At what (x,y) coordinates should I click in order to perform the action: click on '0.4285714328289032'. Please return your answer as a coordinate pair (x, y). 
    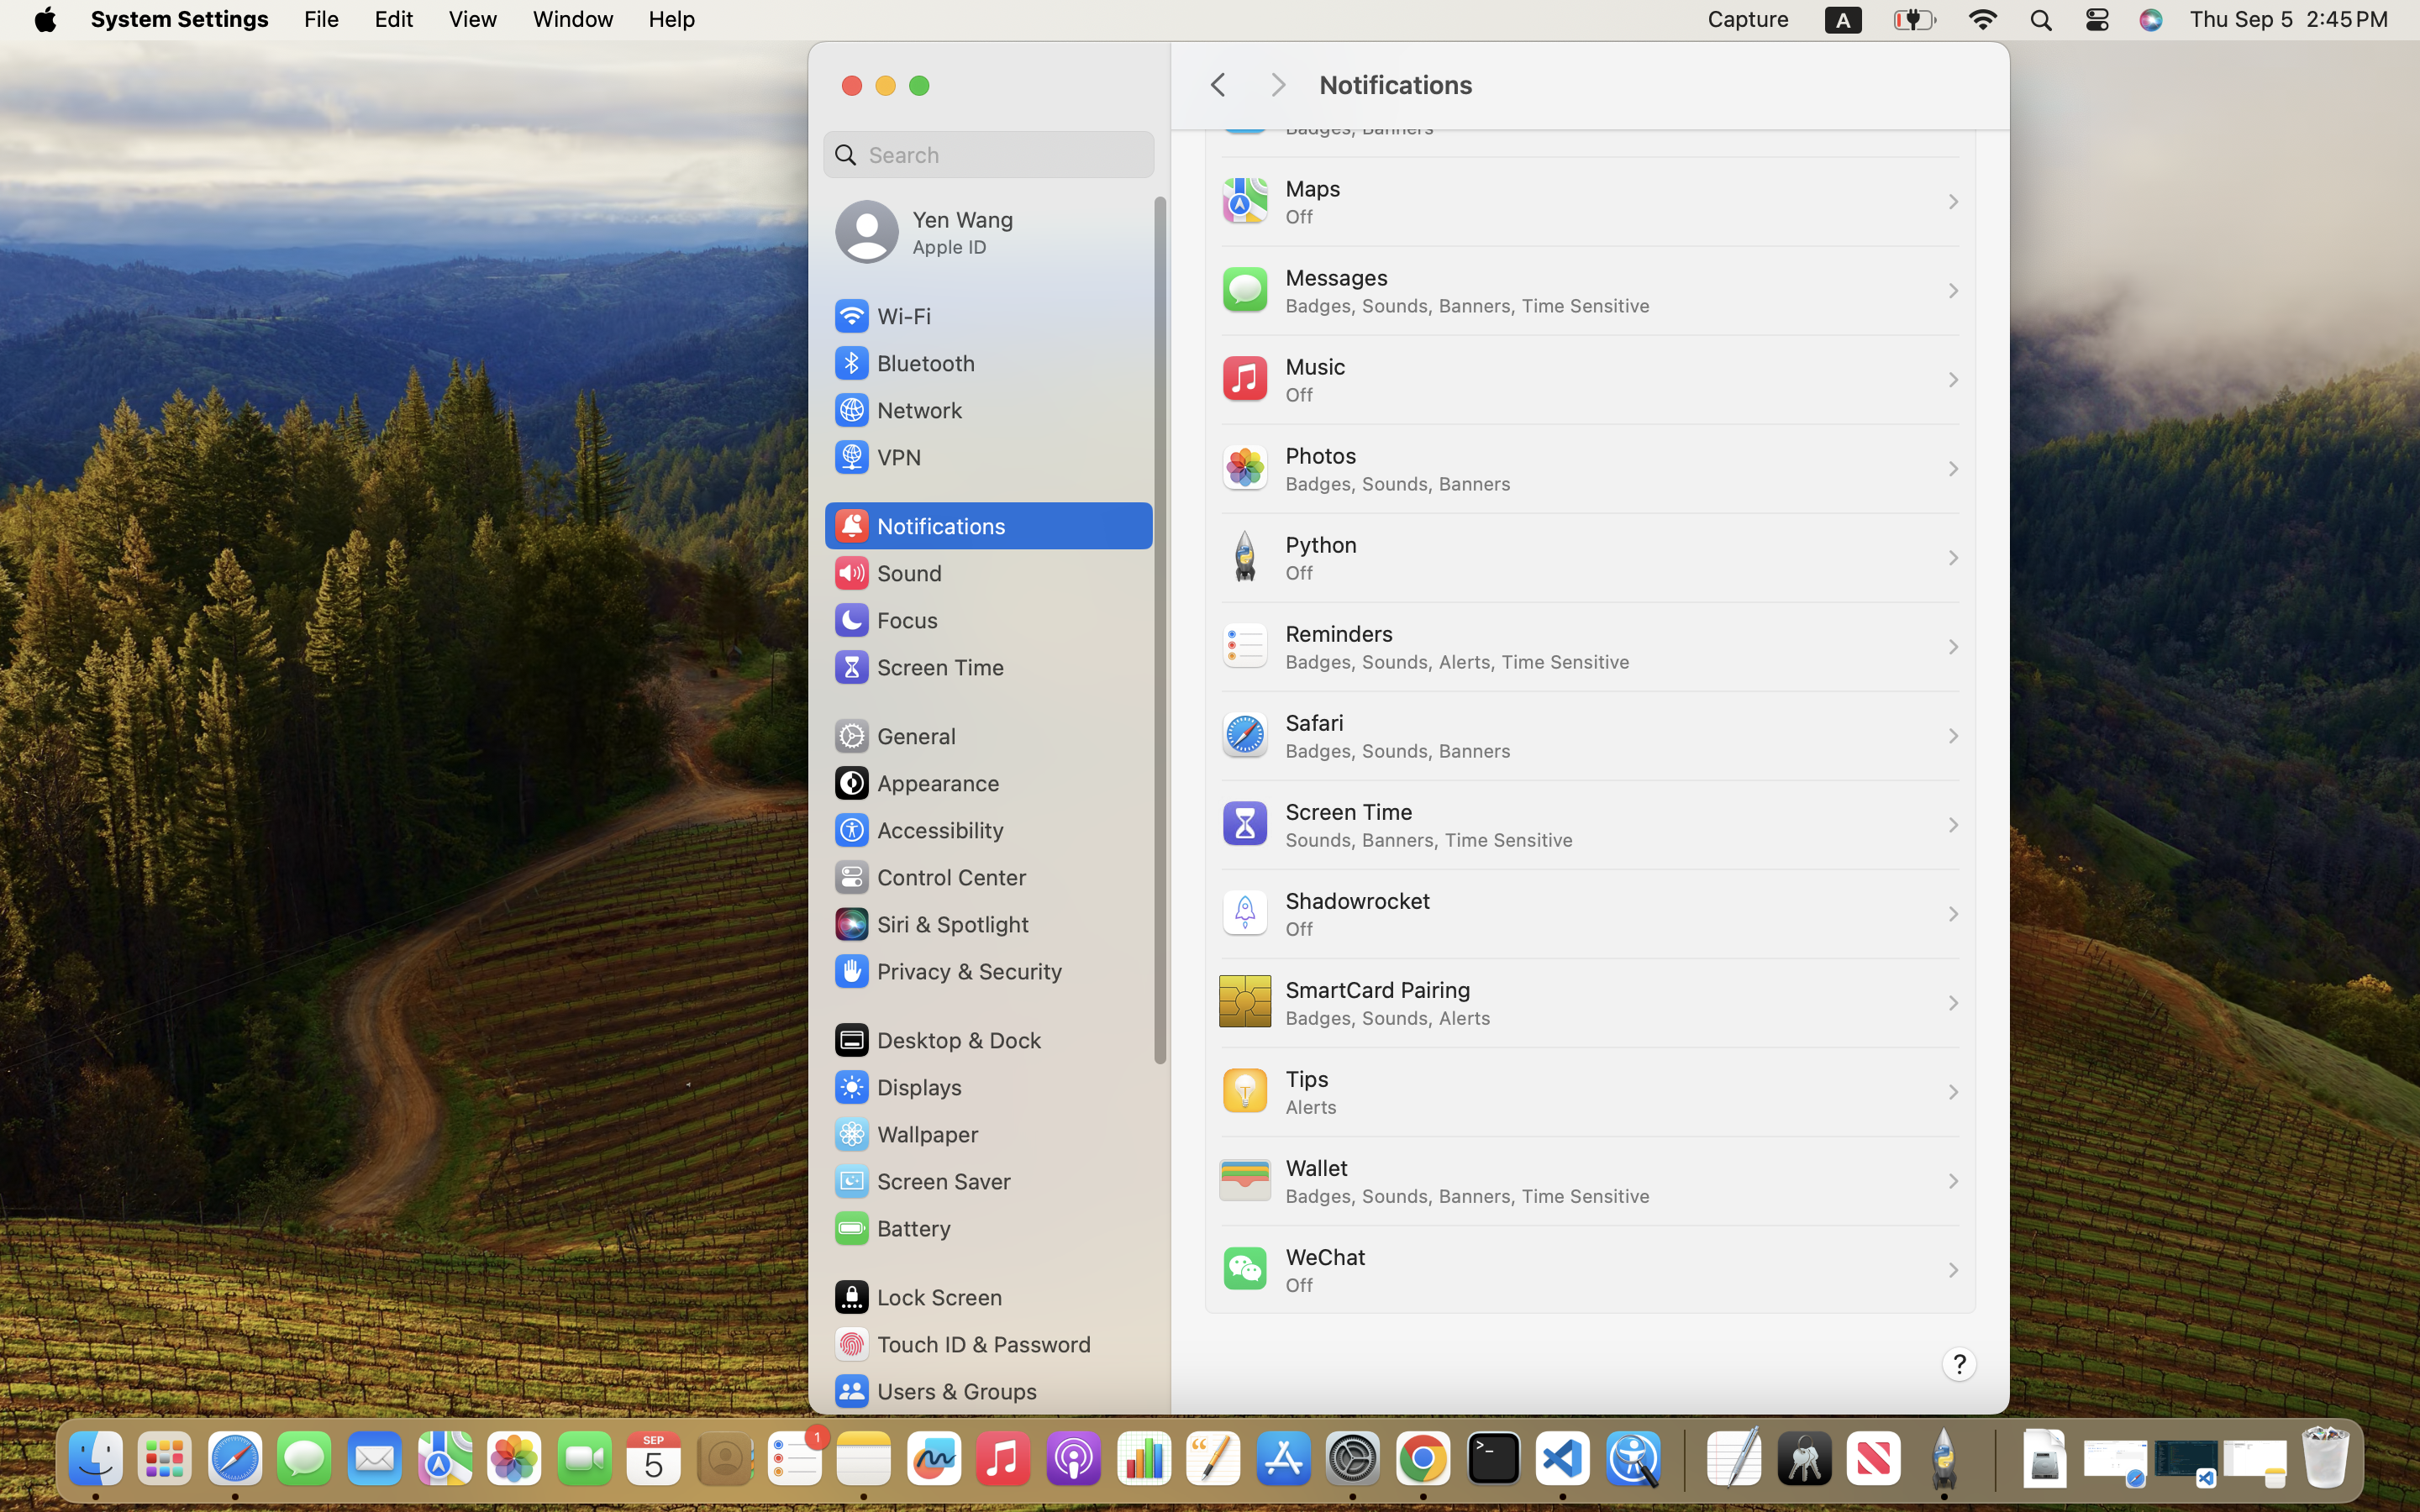
    Looking at the image, I should click on (1681, 1459).